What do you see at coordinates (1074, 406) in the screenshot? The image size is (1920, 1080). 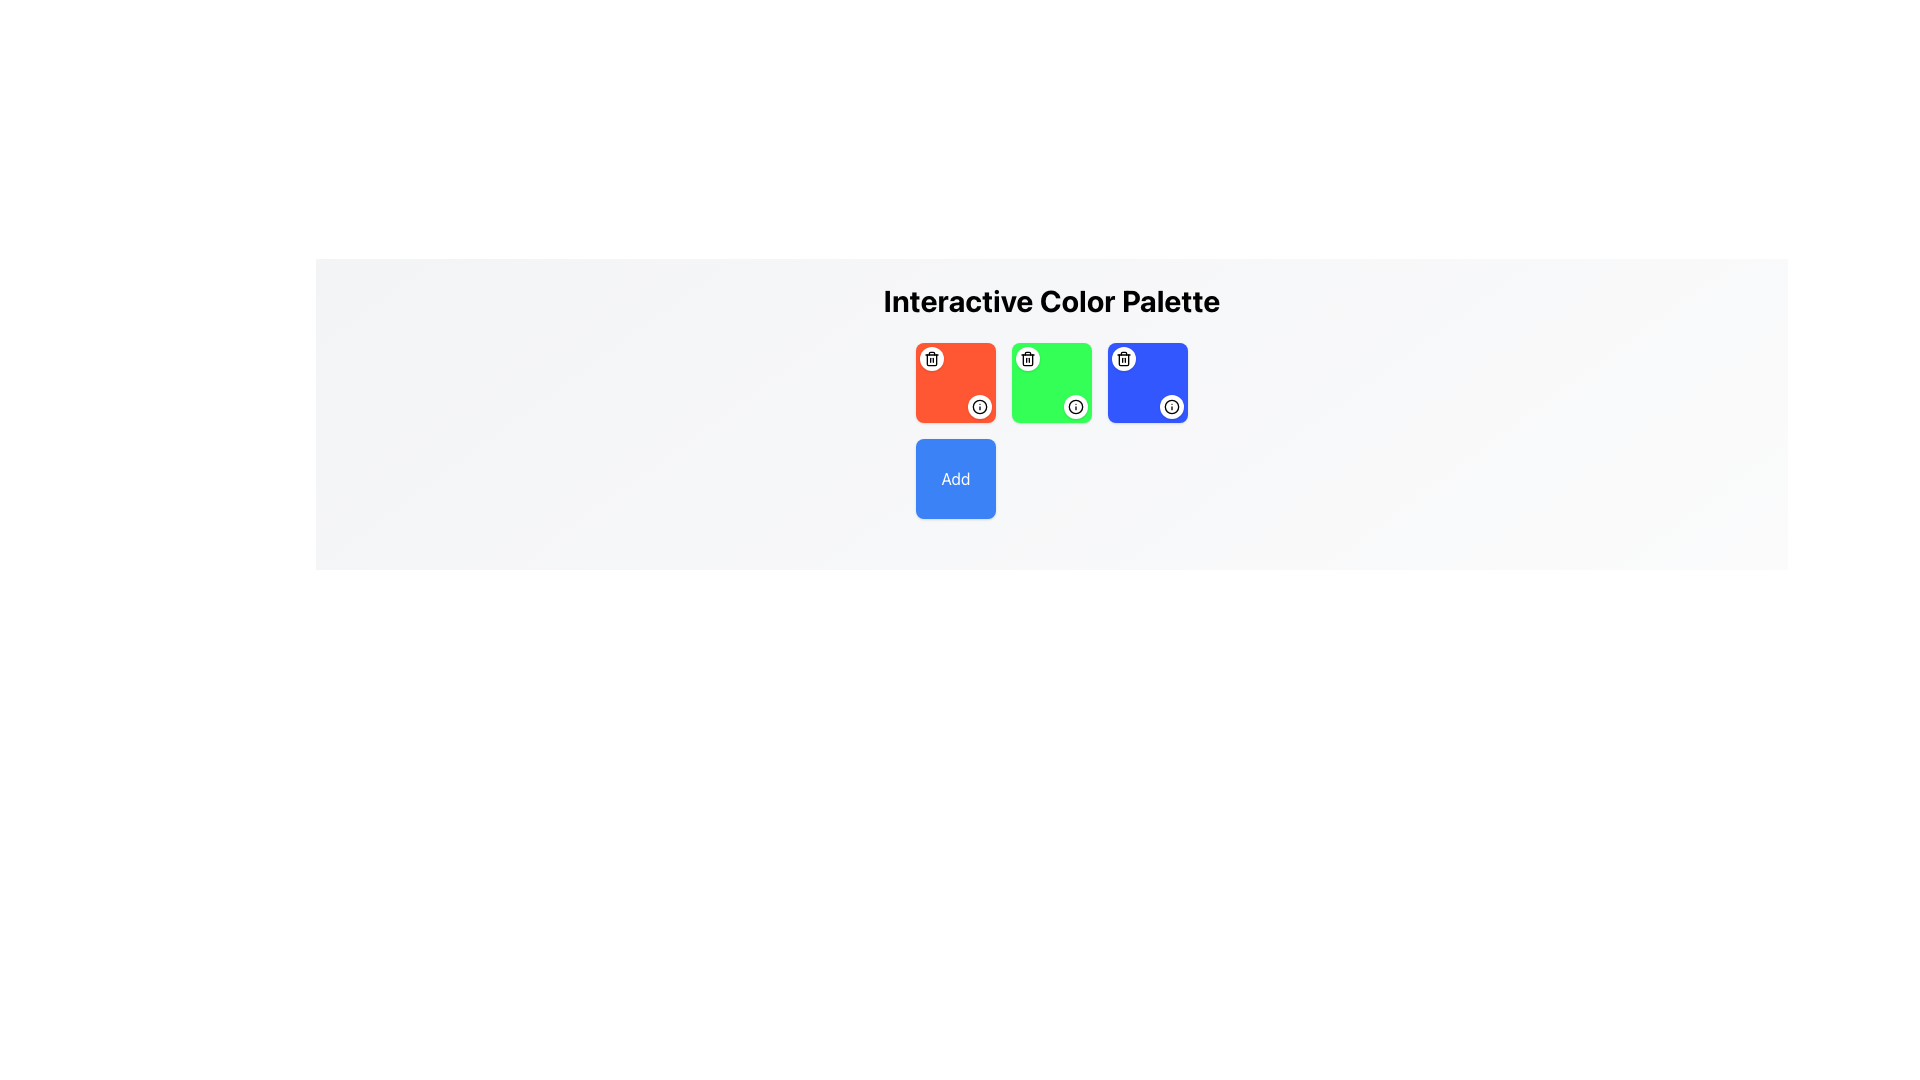 I see `the Informational Icon, which is a circular icon with an 'i' symbol inside, located in the bottom-right corner of the green square in the second row` at bounding box center [1074, 406].